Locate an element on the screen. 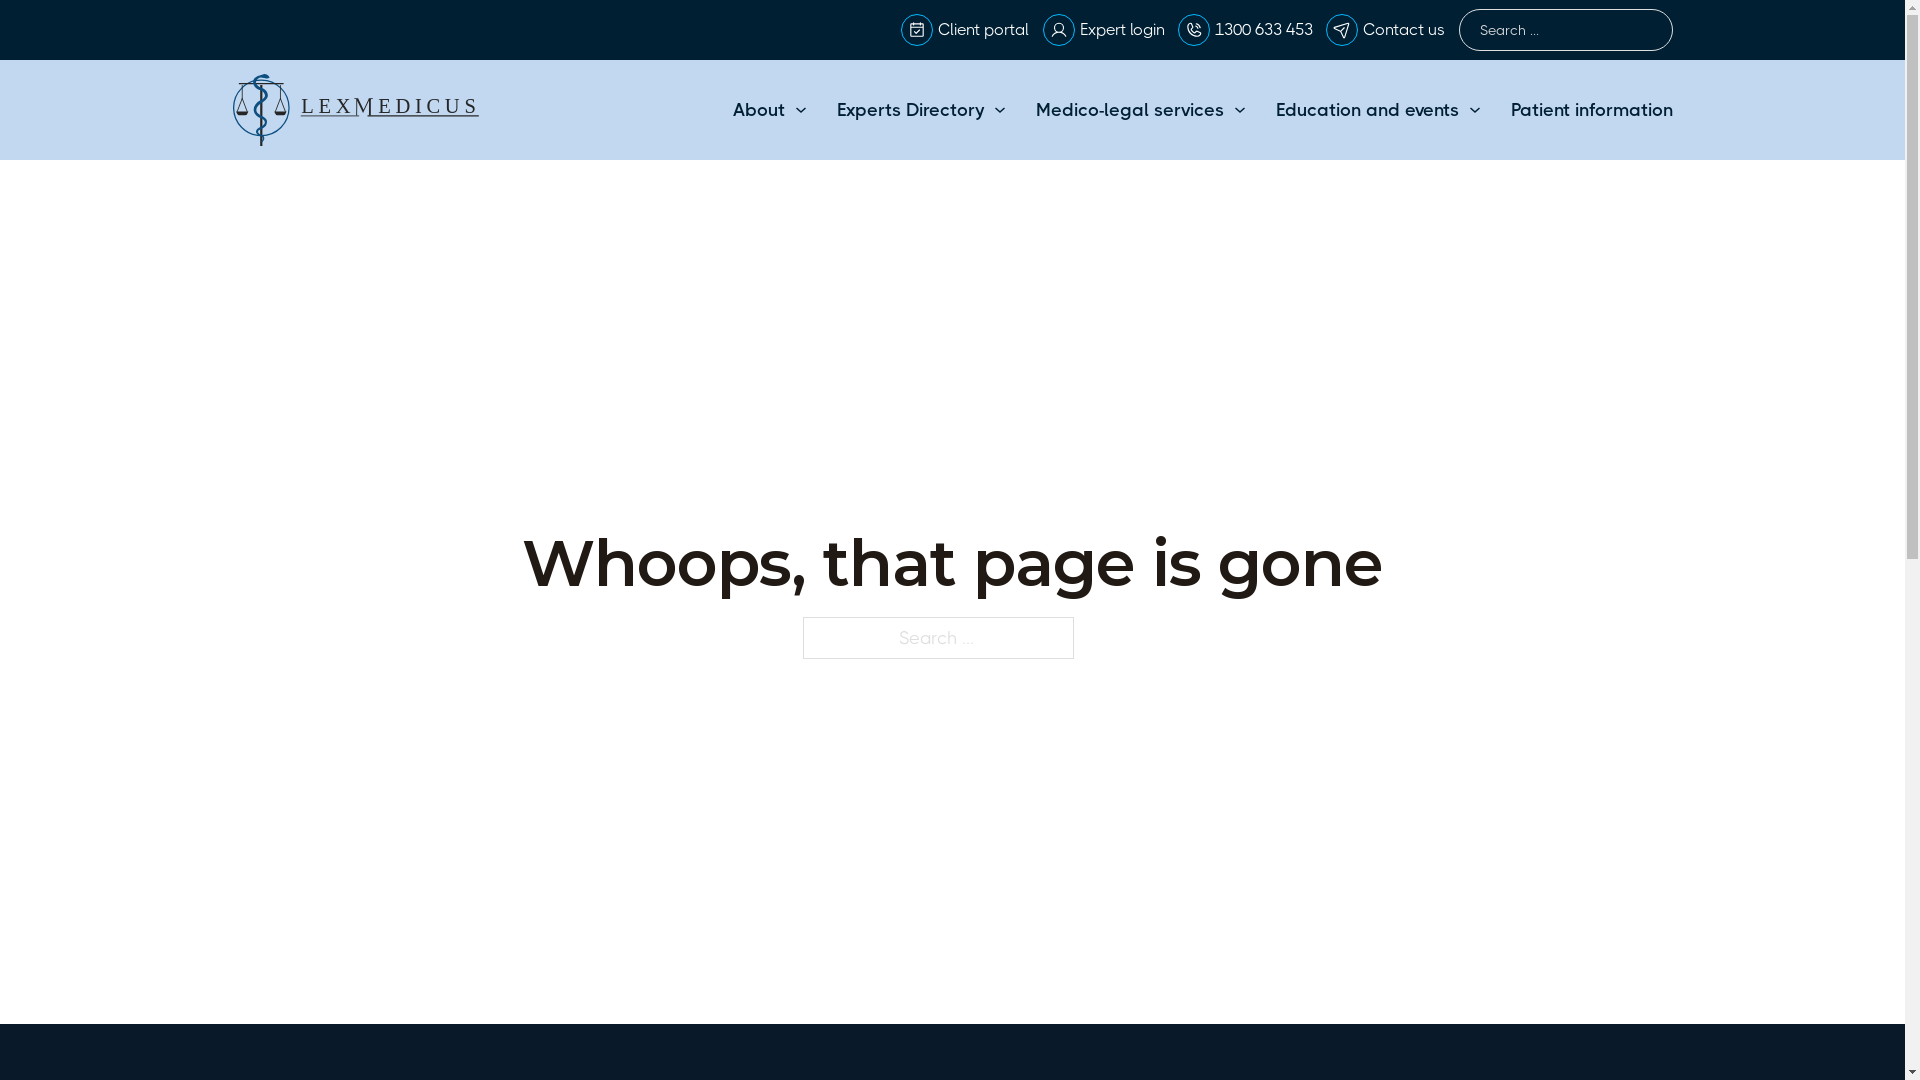 The width and height of the screenshot is (1920, 1080). 'Expert login' is located at coordinates (1122, 30).